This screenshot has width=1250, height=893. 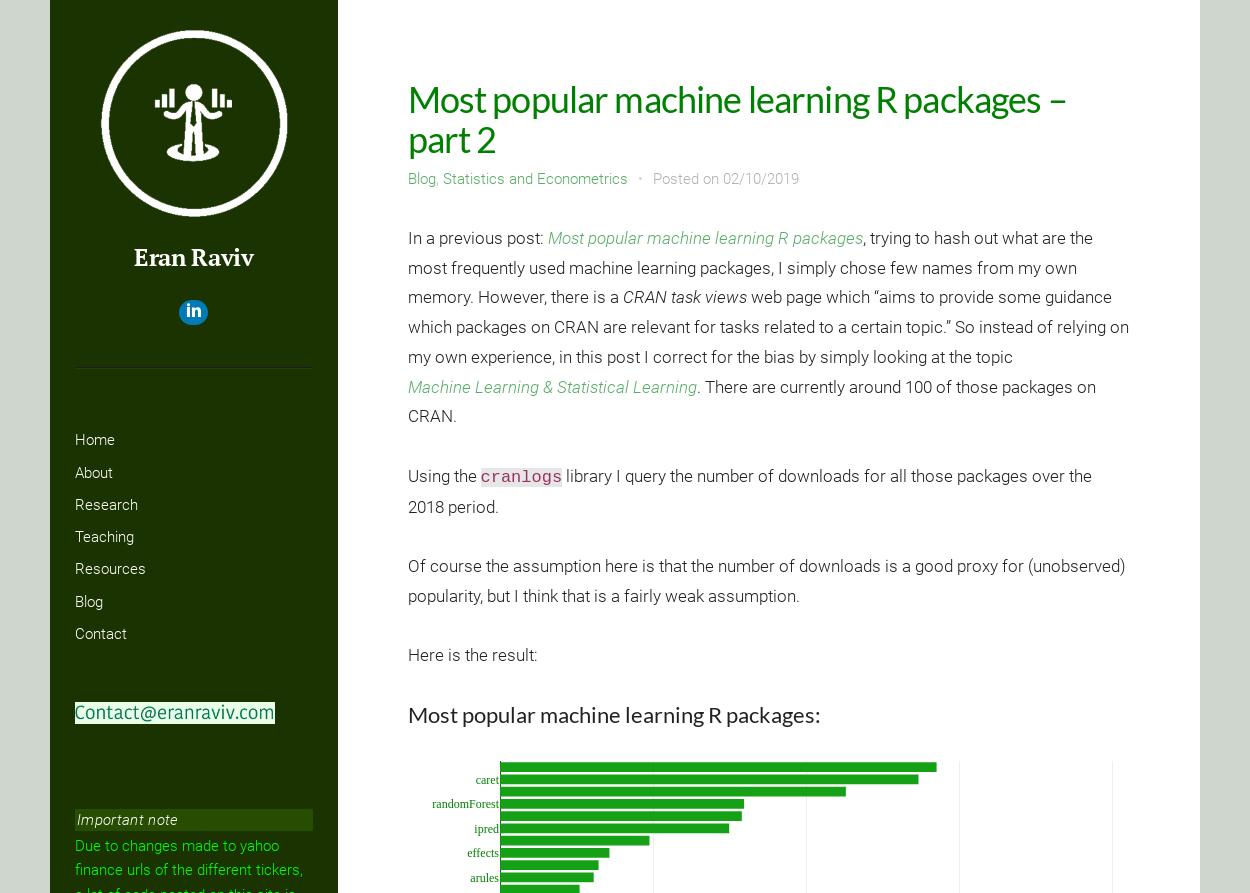 I want to click on 'Most popular machine learning R packages:', so click(x=407, y=713).